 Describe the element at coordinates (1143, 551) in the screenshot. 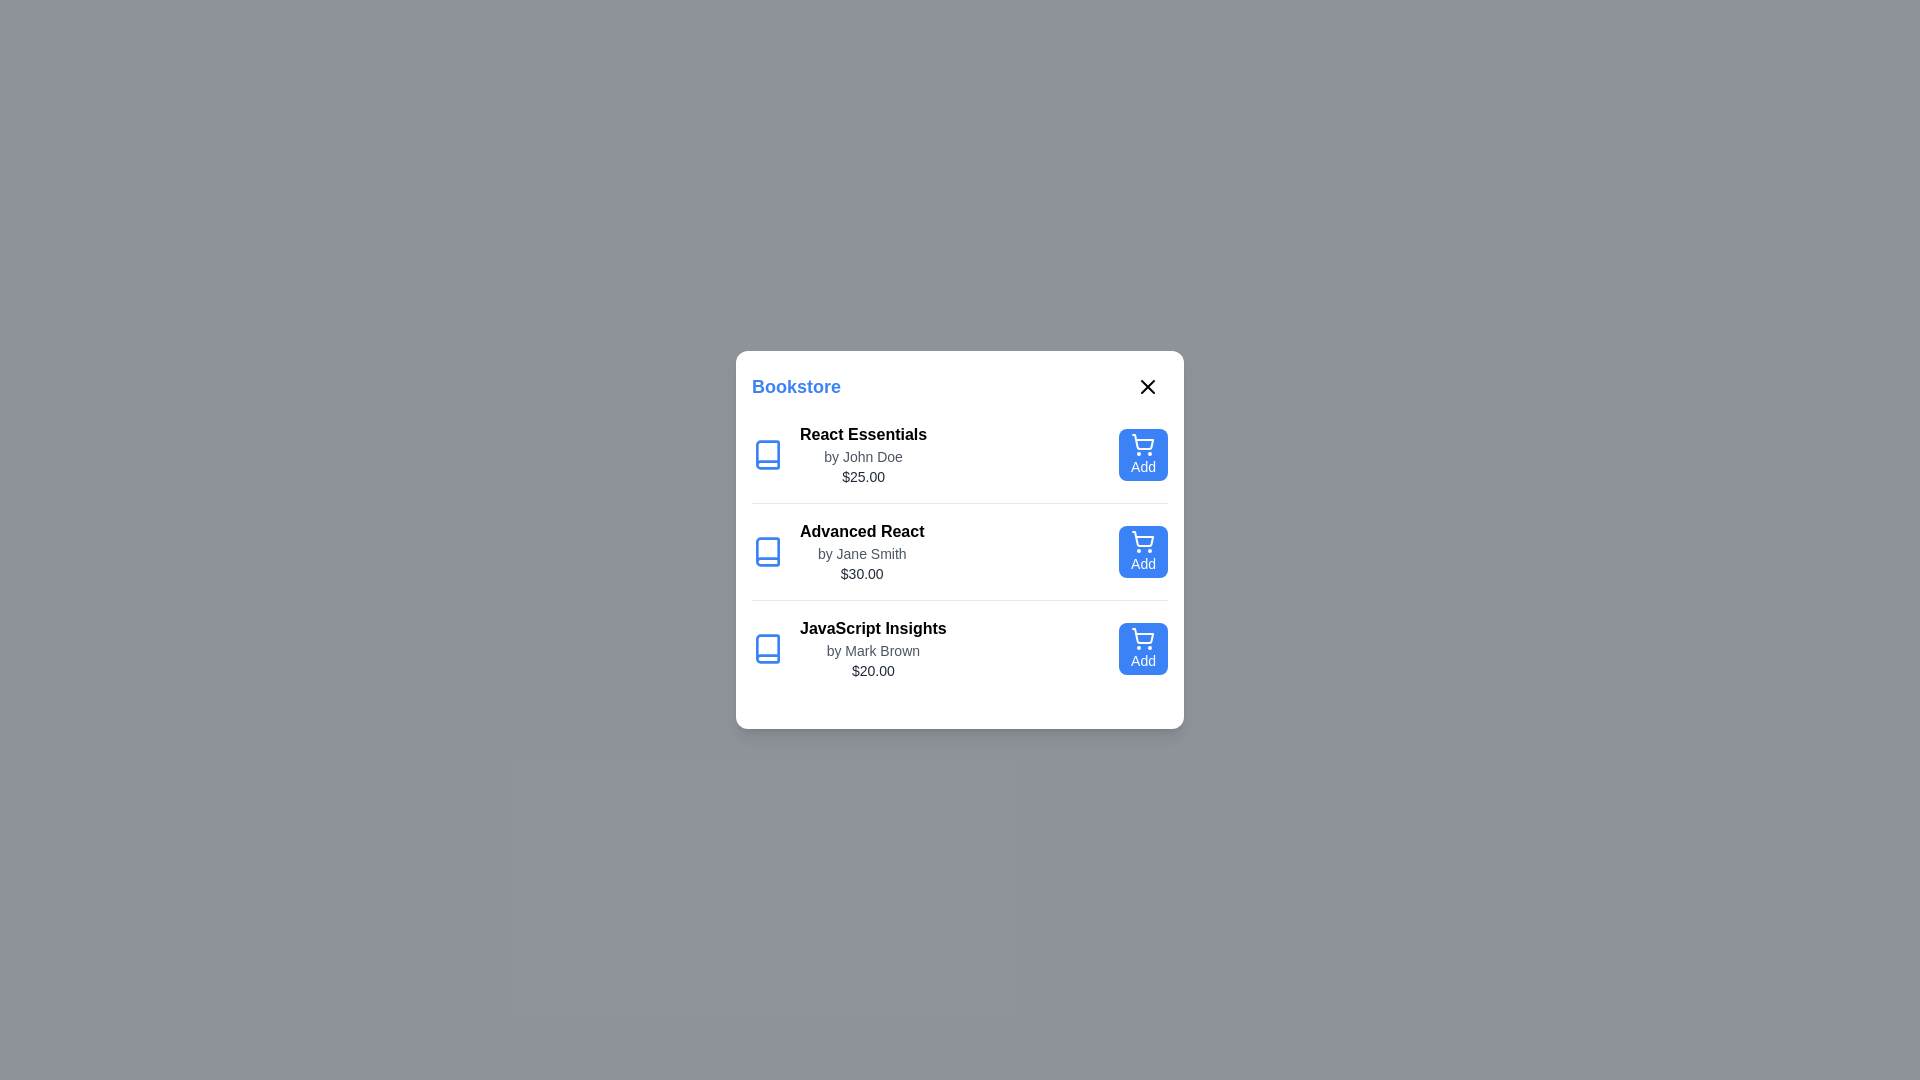

I see `'Add' button for the book titled 'Advanced React'` at that location.